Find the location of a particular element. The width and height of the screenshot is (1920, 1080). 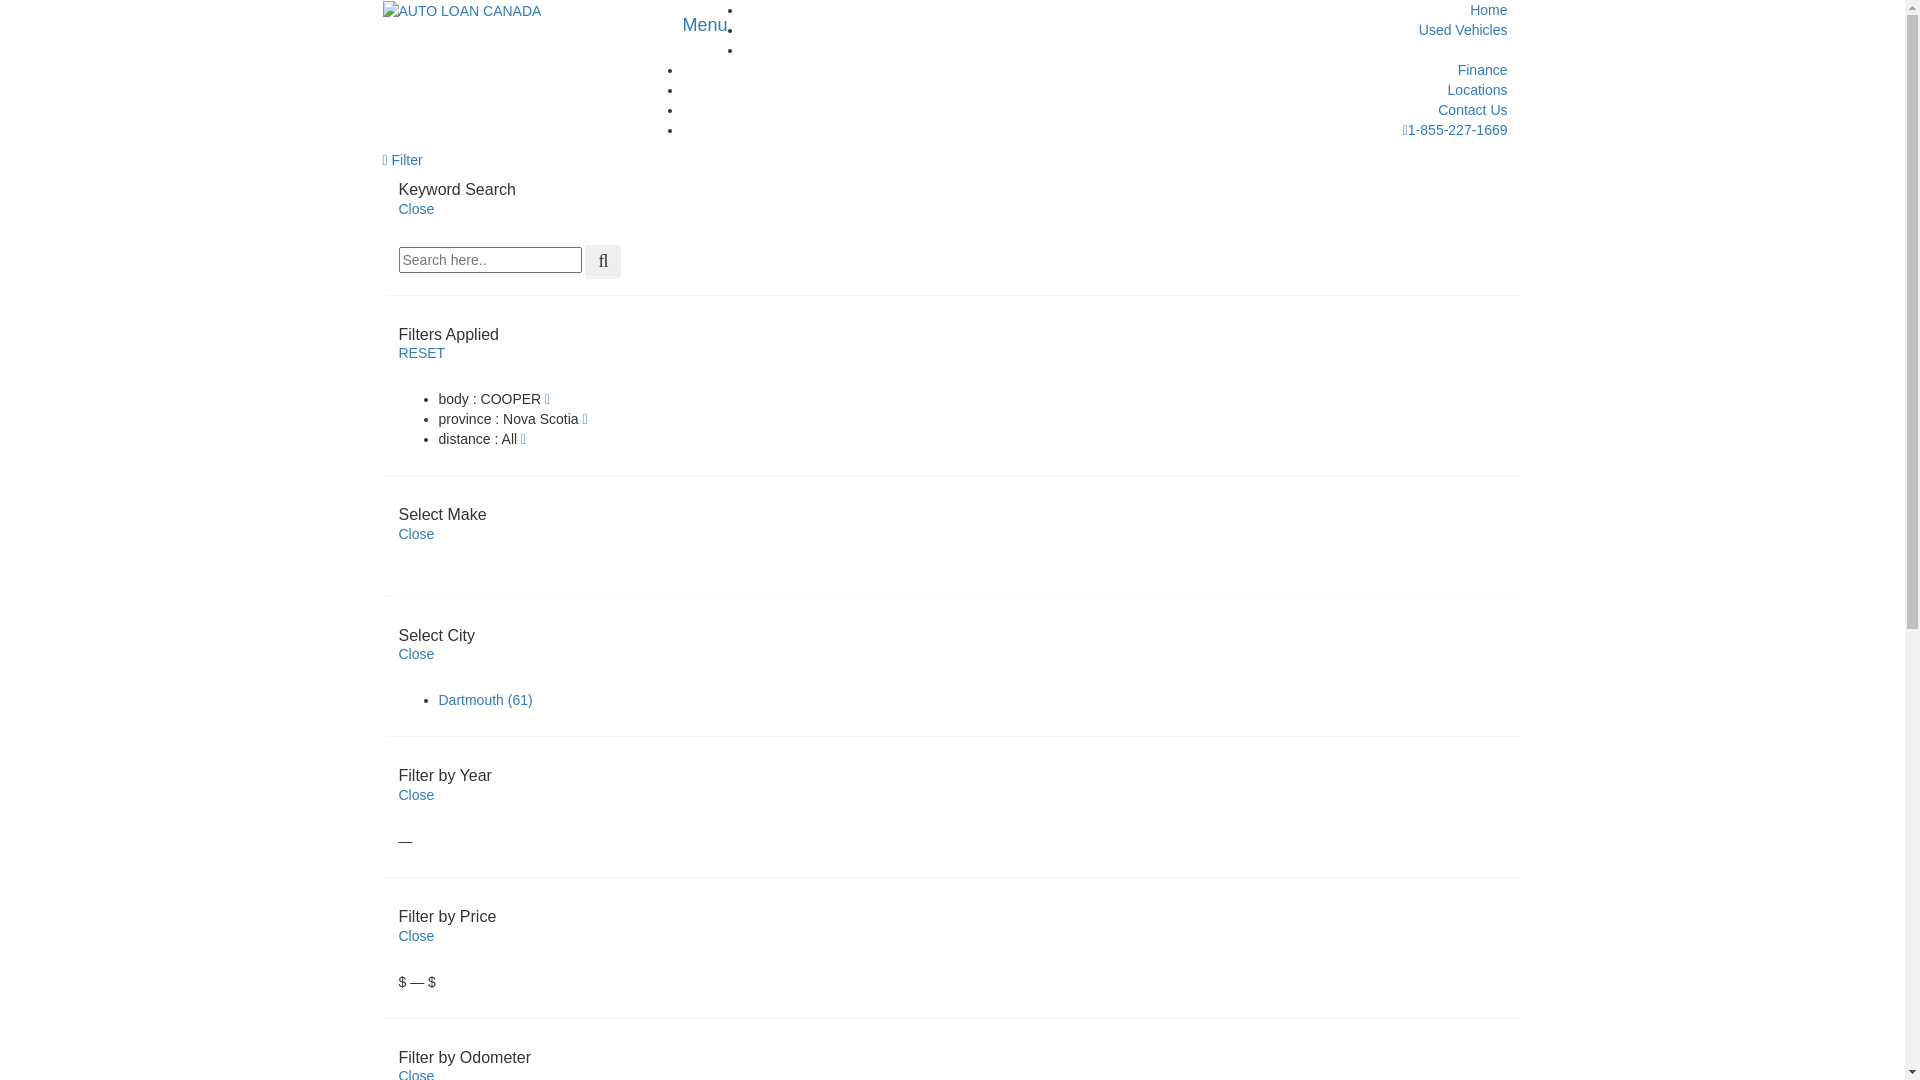

'Home' is located at coordinates (1488, 10).